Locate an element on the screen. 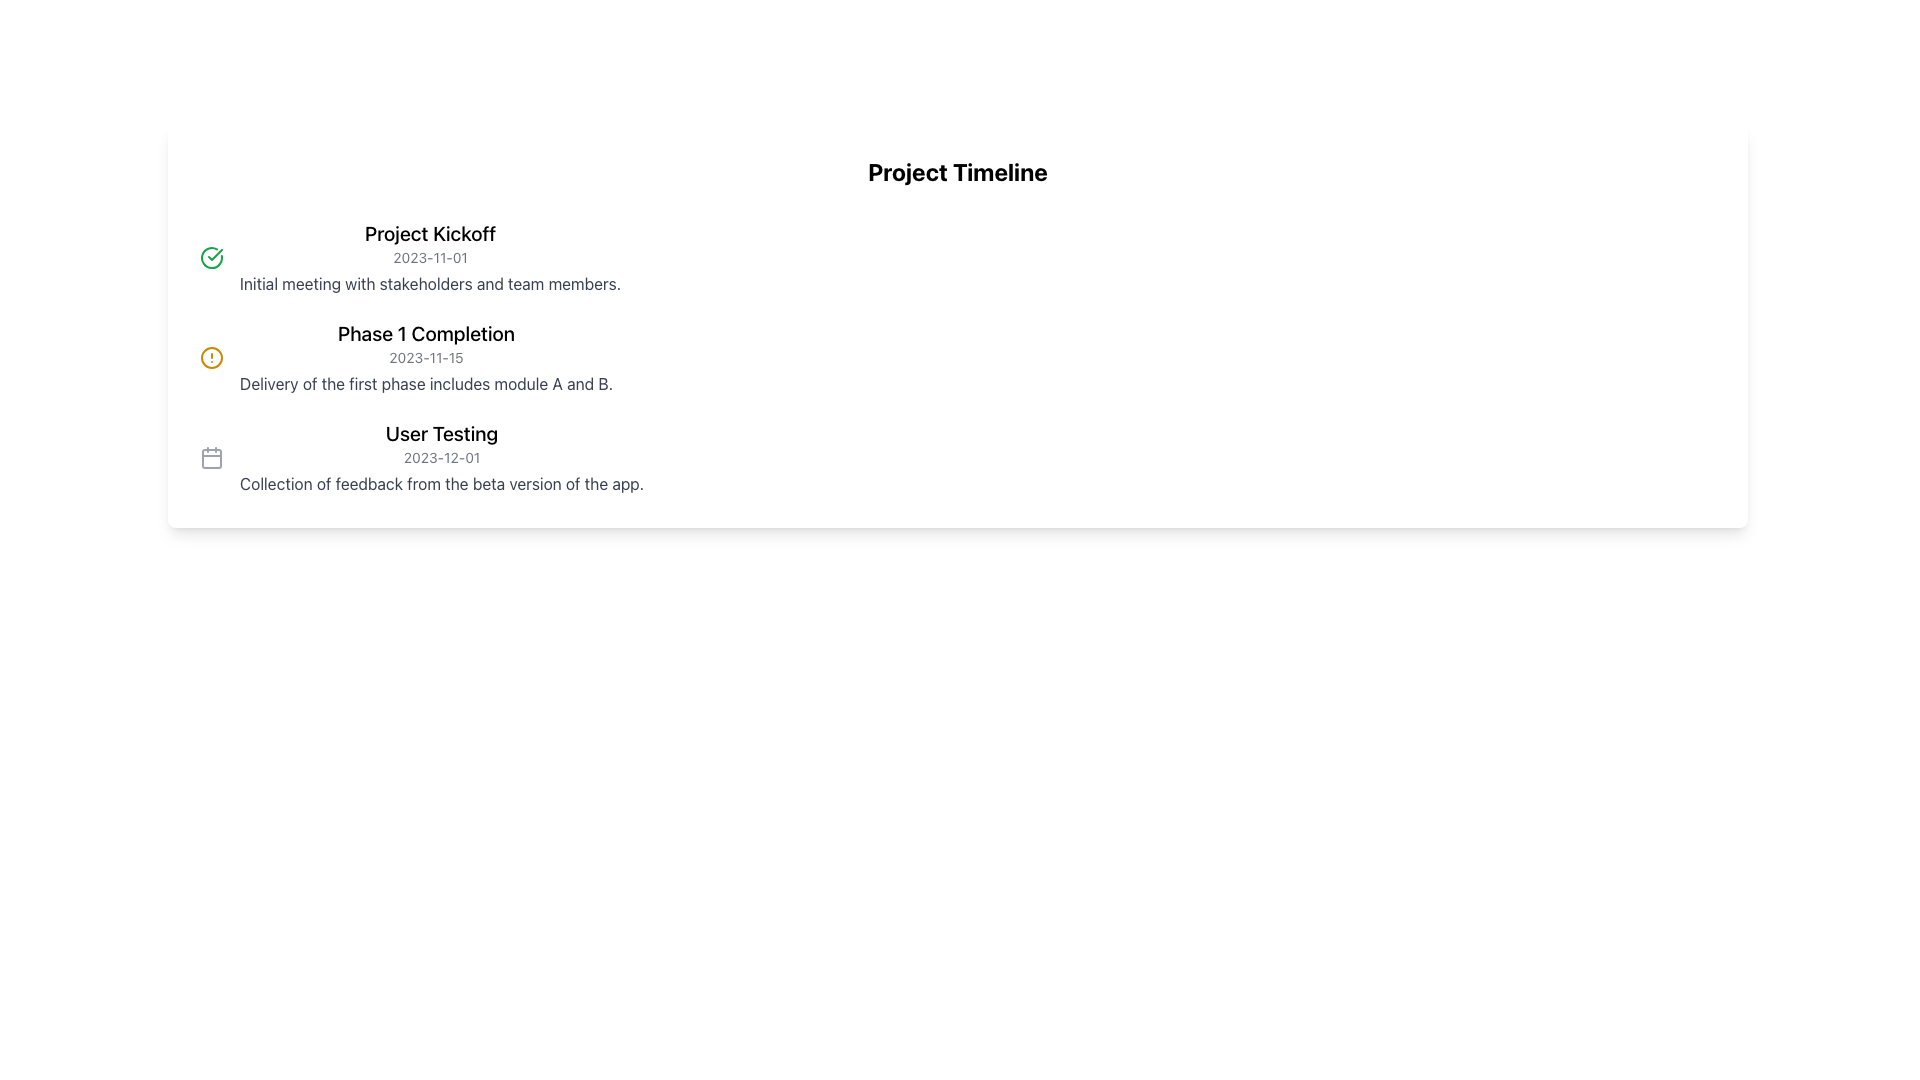 The height and width of the screenshot is (1080, 1920). the central SVG circle element of the alert icon next to the text 'Phase 1 Completion' is located at coordinates (211, 357).